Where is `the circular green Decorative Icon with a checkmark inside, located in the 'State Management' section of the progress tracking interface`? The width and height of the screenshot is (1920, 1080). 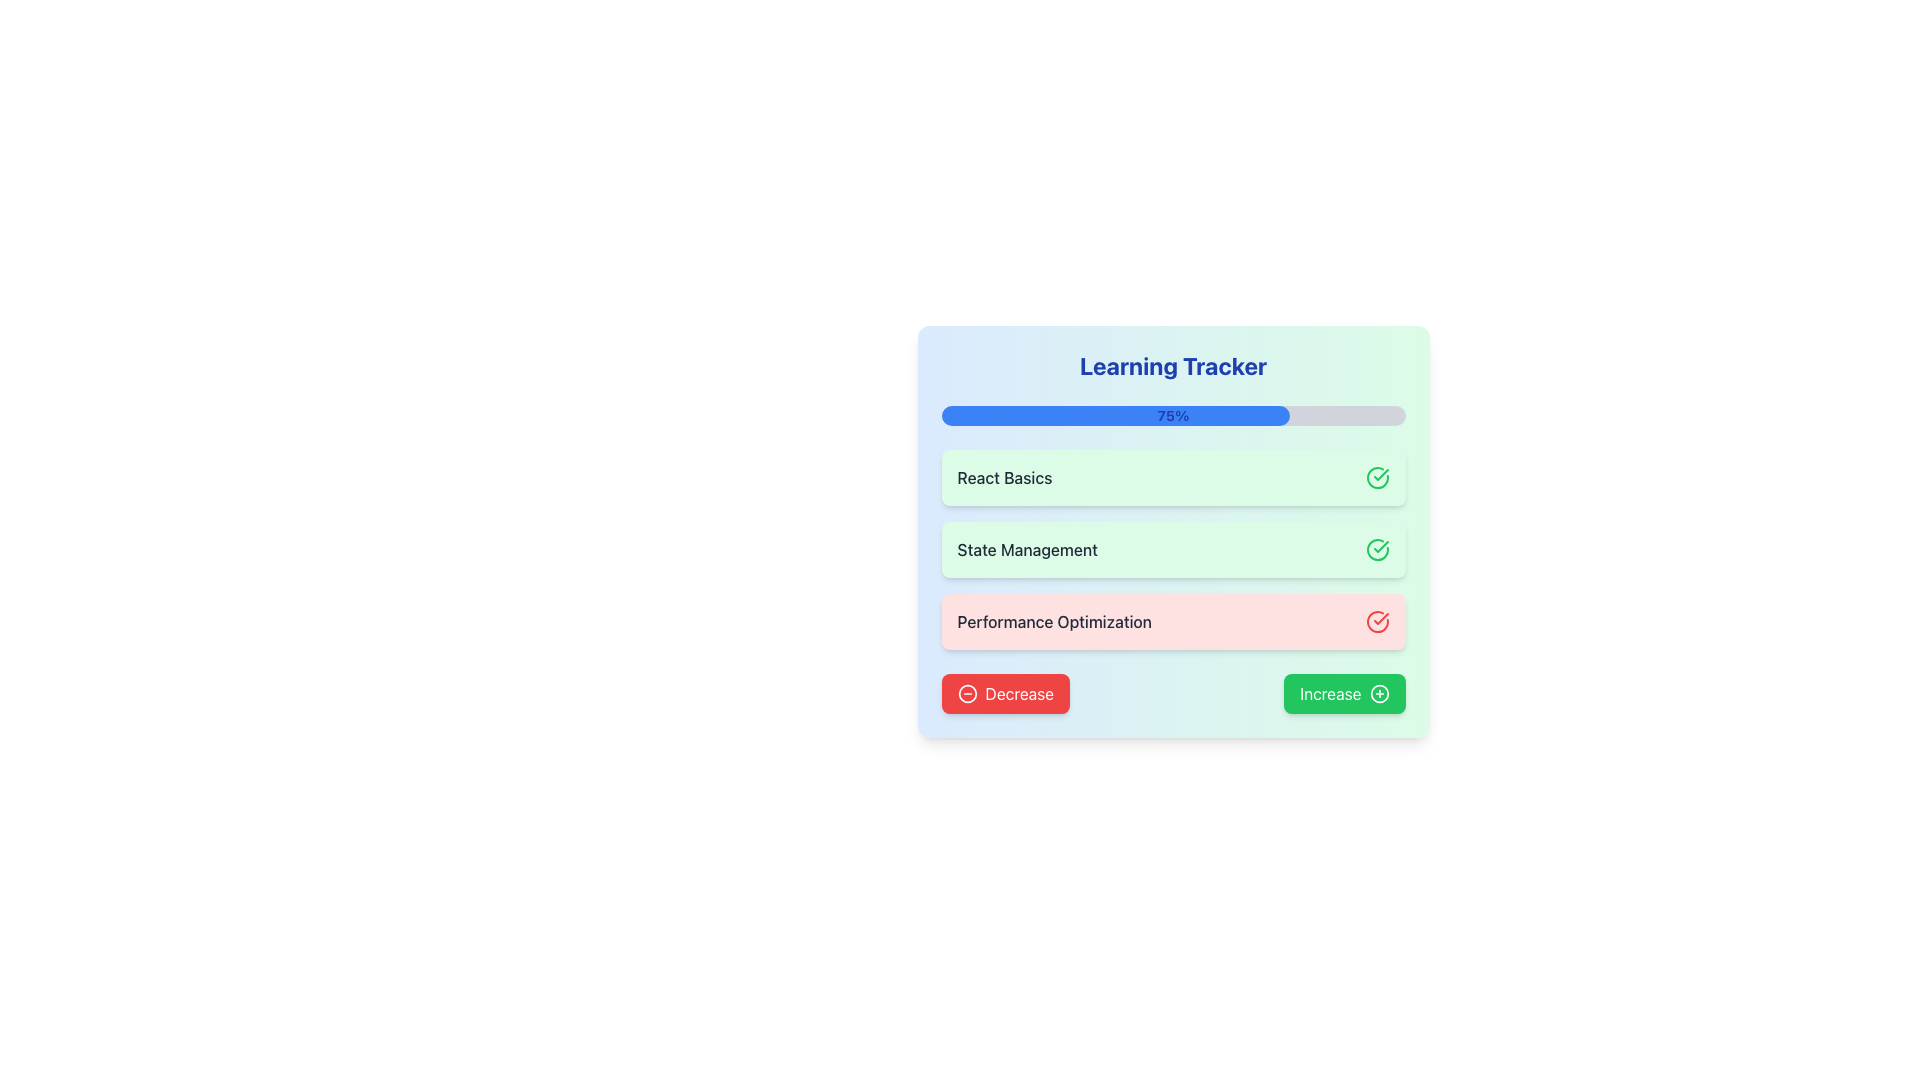 the circular green Decorative Icon with a checkmark inside, located in the 'State Management' section of the progress tracking interface is located at coordinates (1376, 550).